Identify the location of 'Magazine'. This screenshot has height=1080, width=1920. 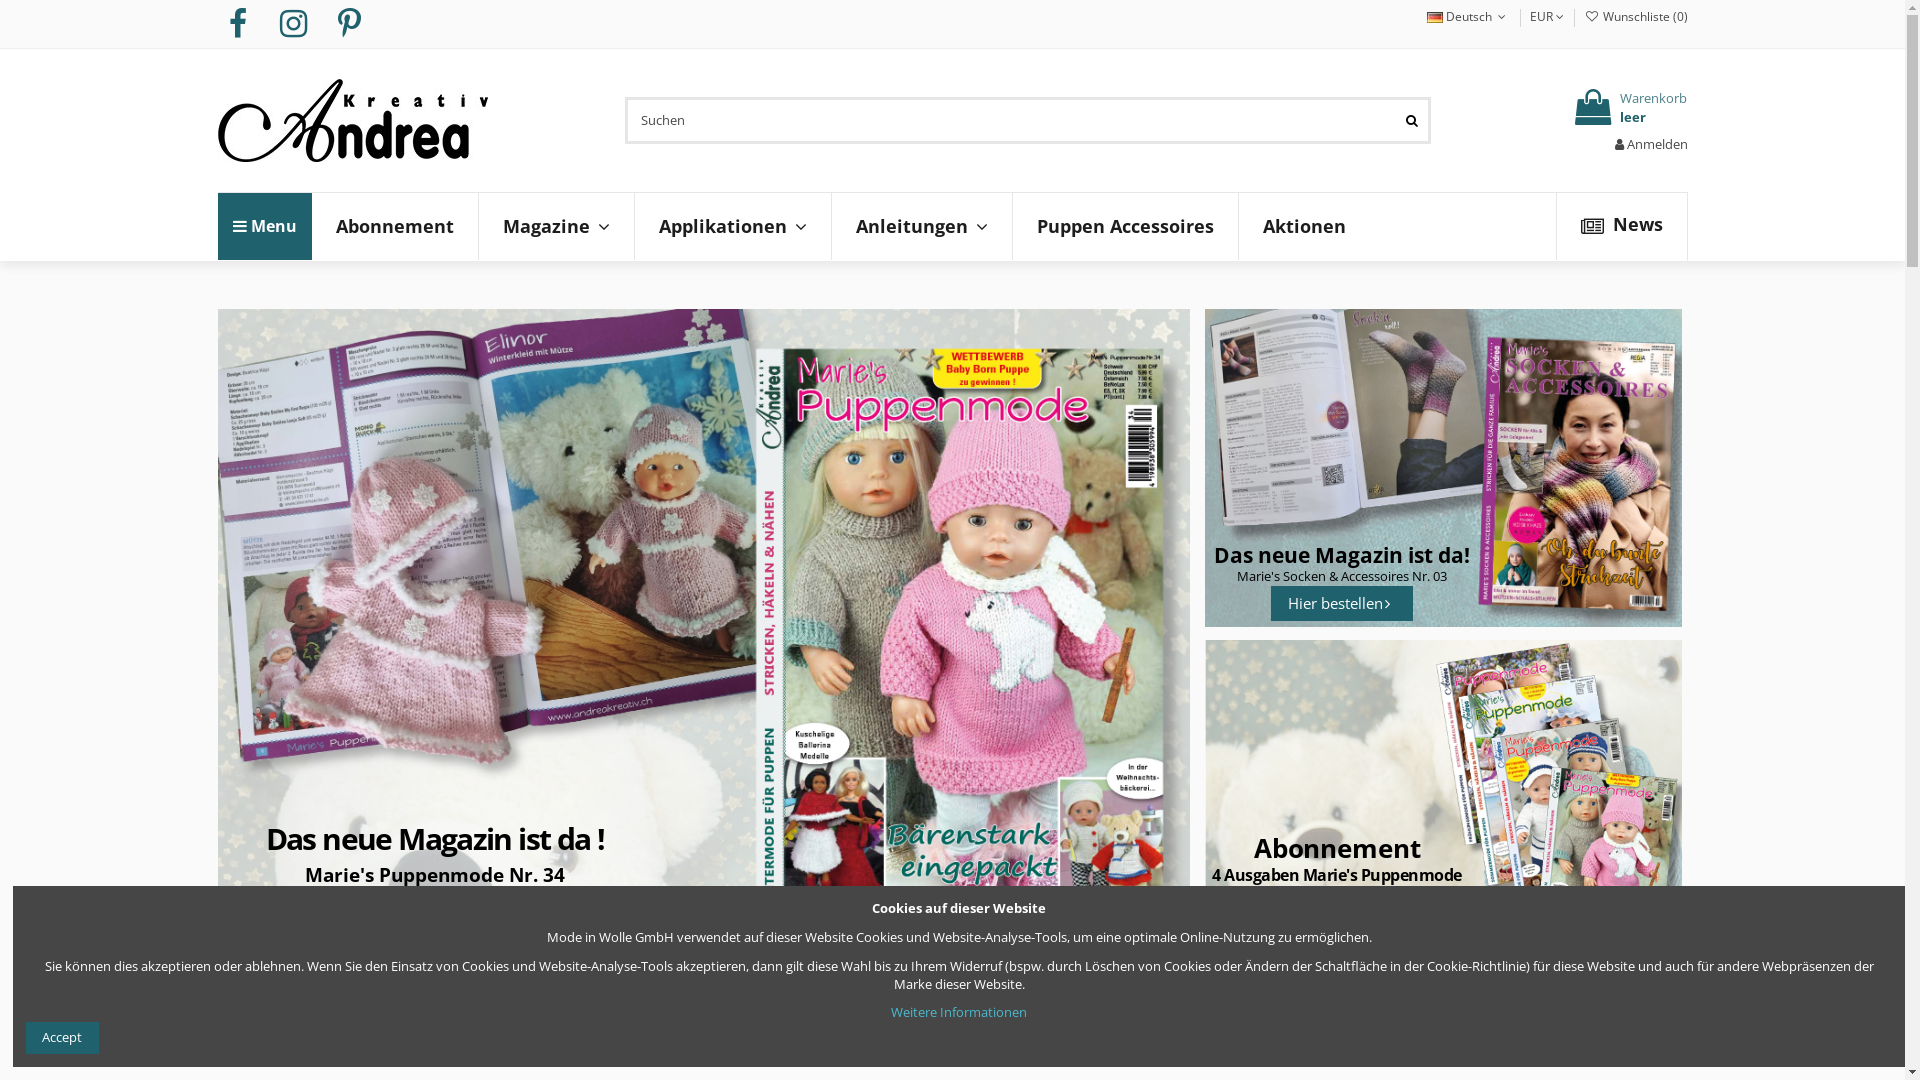
(556, 225).